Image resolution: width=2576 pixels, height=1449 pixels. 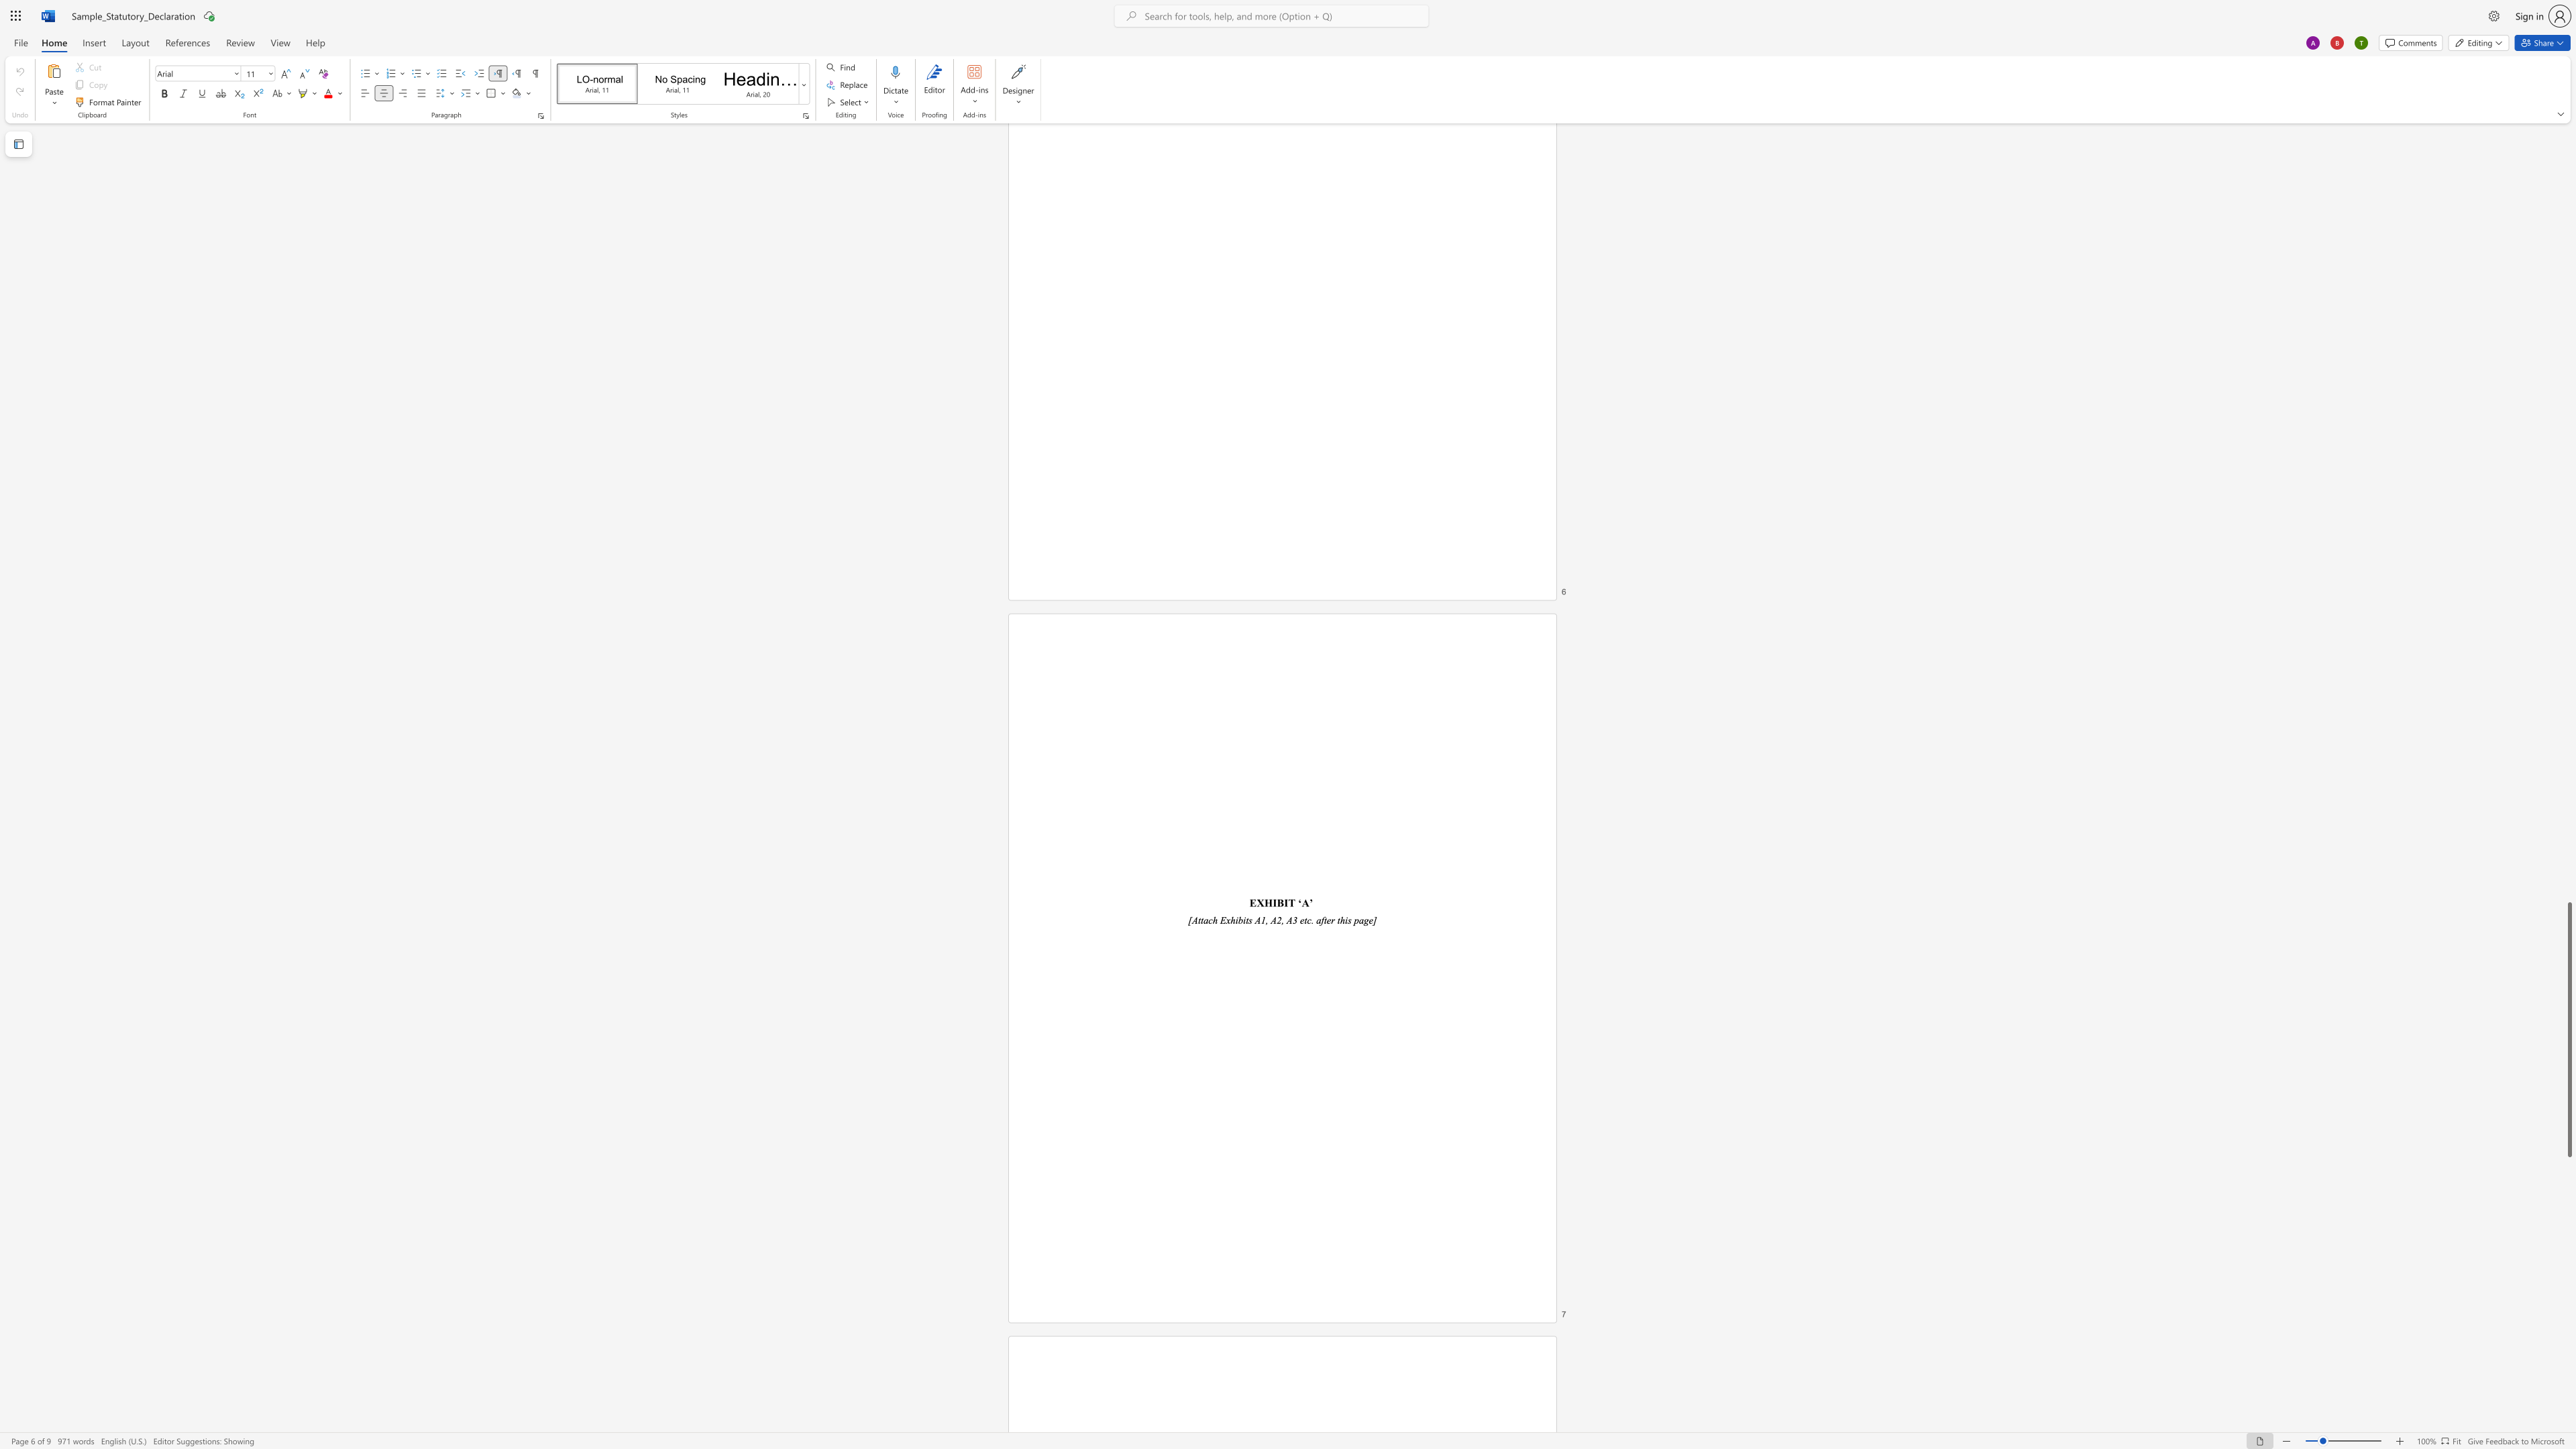 What do you see at coordinates (2568, 631) in the screenshot?
I see `the scrollbar on the right to move the page upward` at bounding box center [2568, 631].